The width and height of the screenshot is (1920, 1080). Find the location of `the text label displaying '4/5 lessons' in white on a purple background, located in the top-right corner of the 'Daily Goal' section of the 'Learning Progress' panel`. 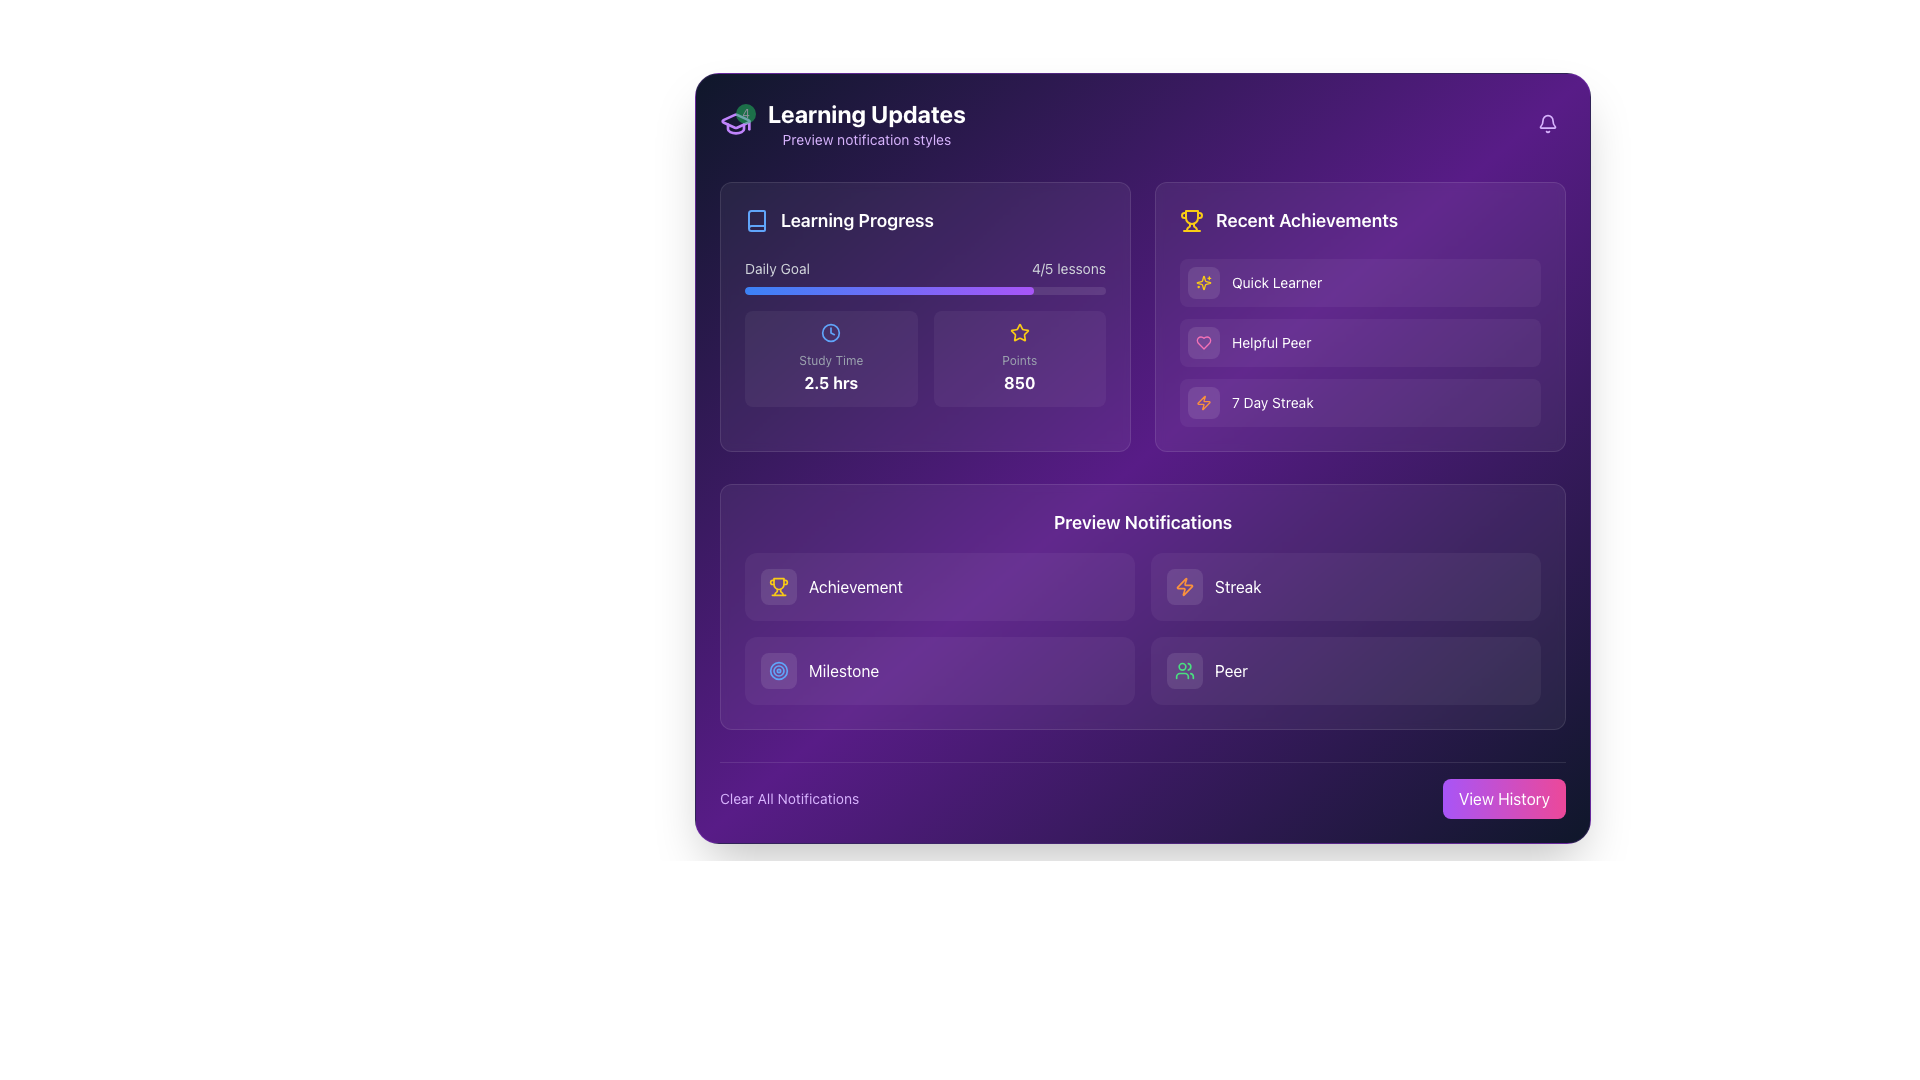

the text label displaying '4/5 lessons' in white on a purple background, located in the top-right corner of the 'Daily Goal' section of the 'Learning Progress' panel is located at coordinates (1068, 268).